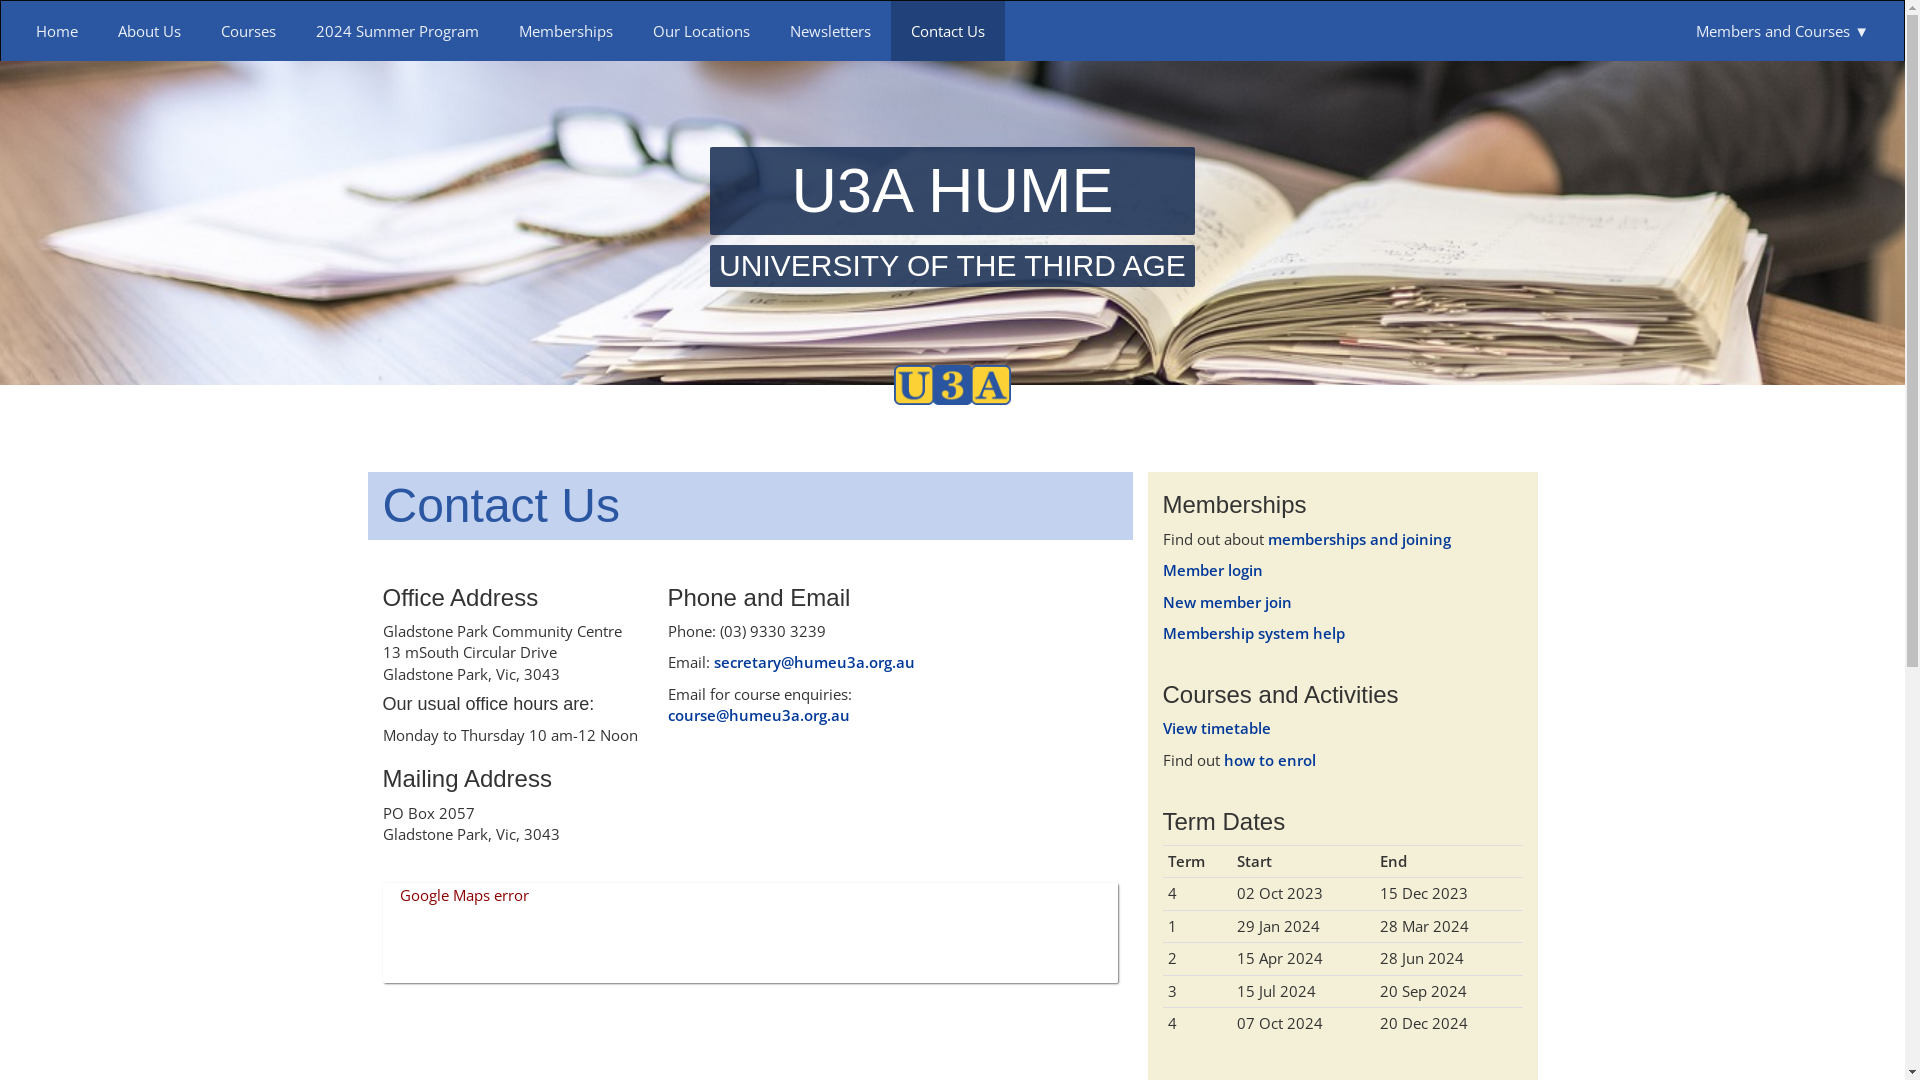 The height and width of the screenshot is (1080, 1920). What do you see at coordinates (565, 30) in the screenshot?
I see `'Memberships'` at bounding box center [565, 30].